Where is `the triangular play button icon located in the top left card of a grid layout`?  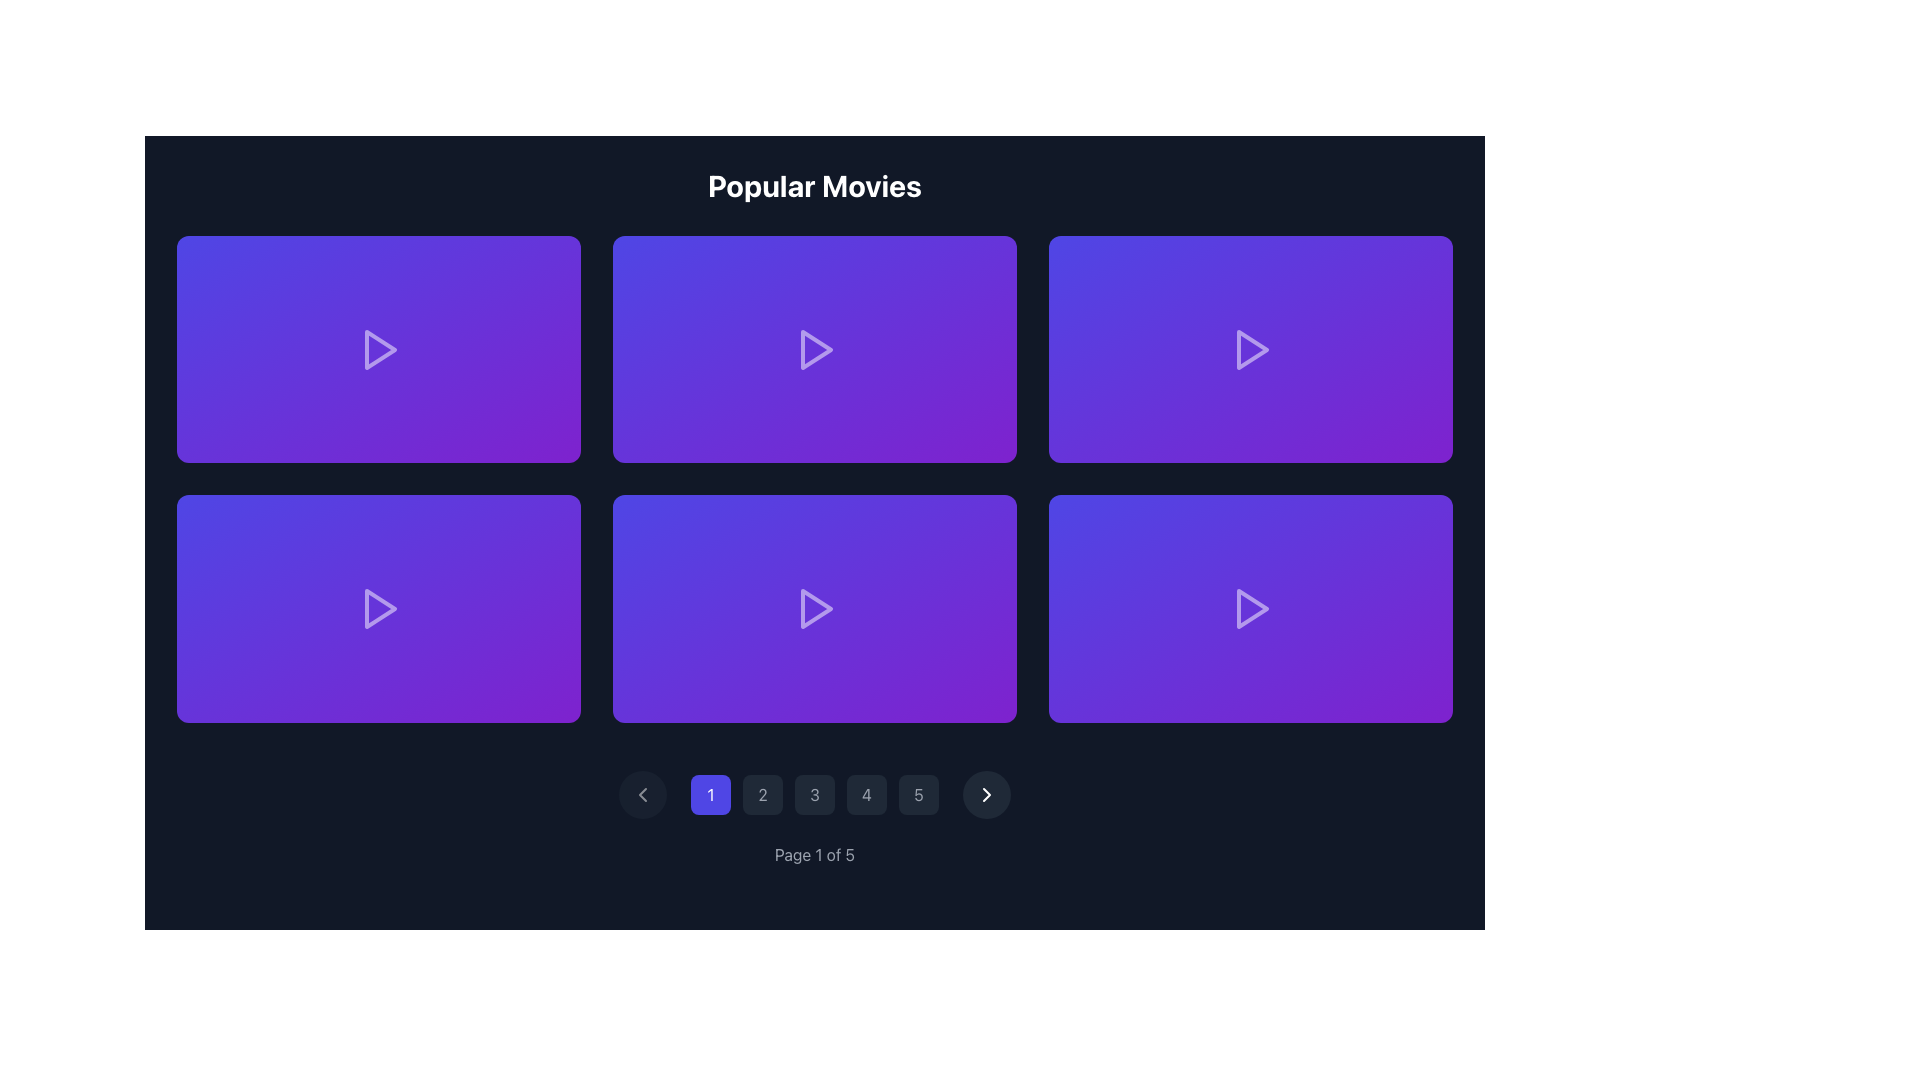 the triangular play button icon located in the top left card of a grid layout is located at coordinates (379, 347).